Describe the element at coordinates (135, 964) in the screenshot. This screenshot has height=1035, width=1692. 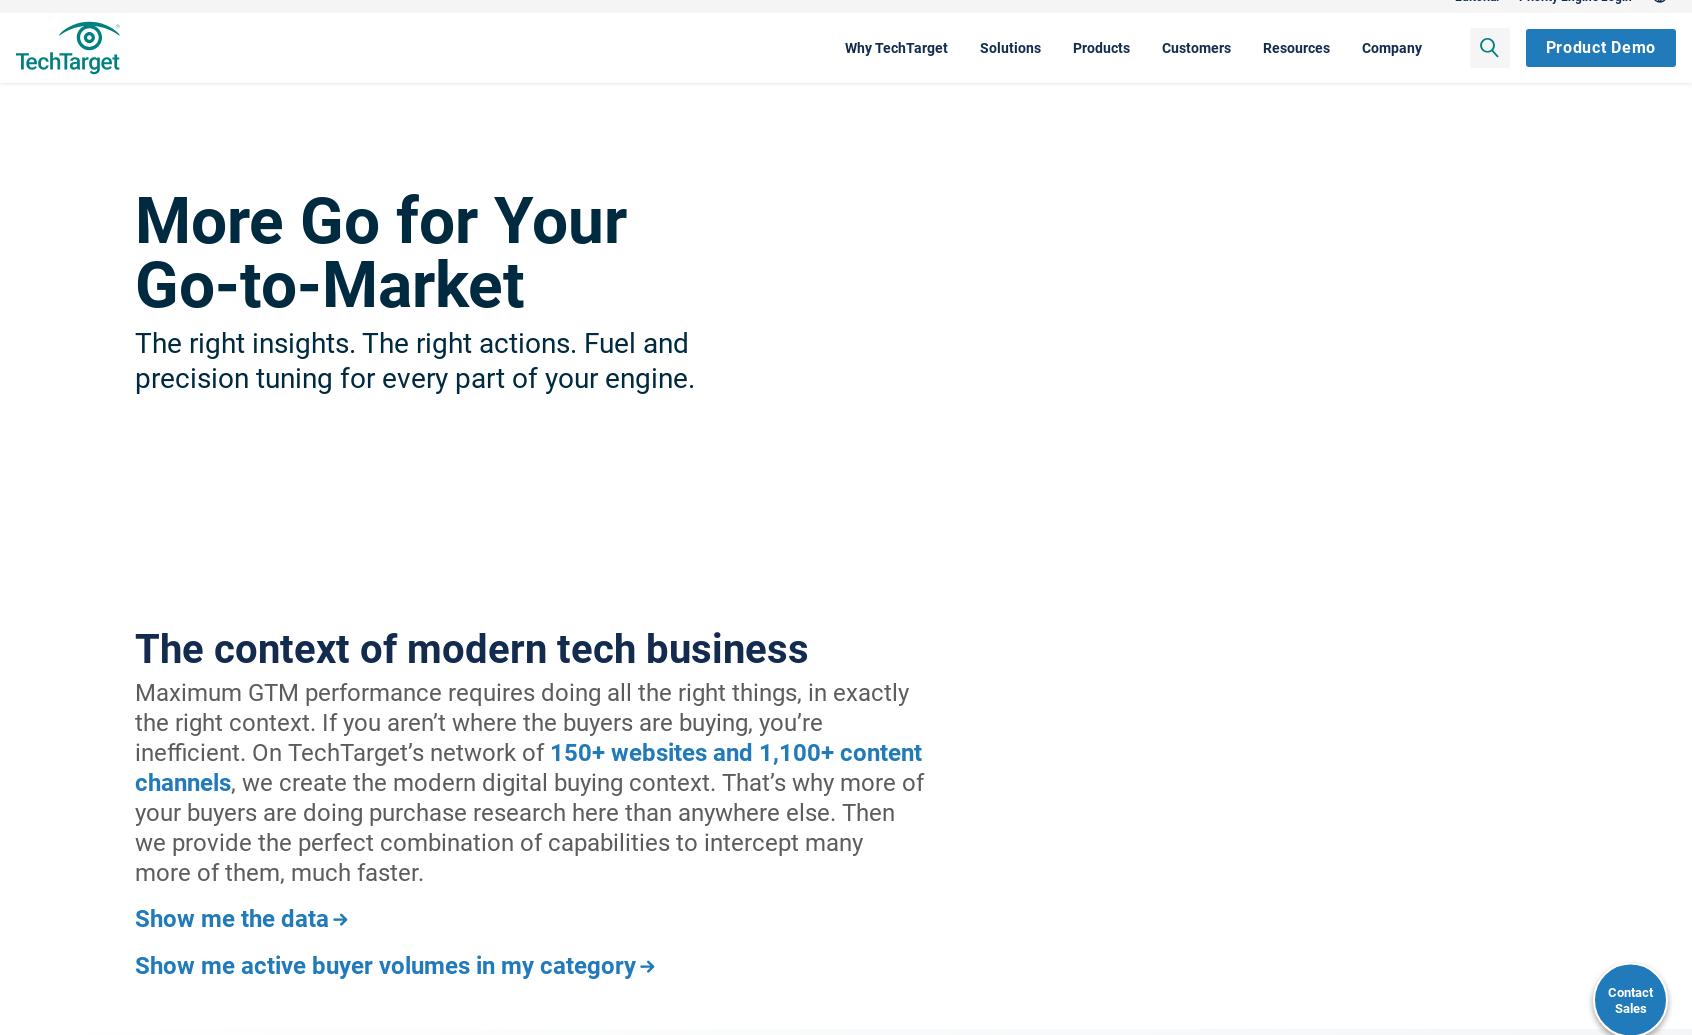
I see `'Show me active buyer volumes in my category'` at that location.